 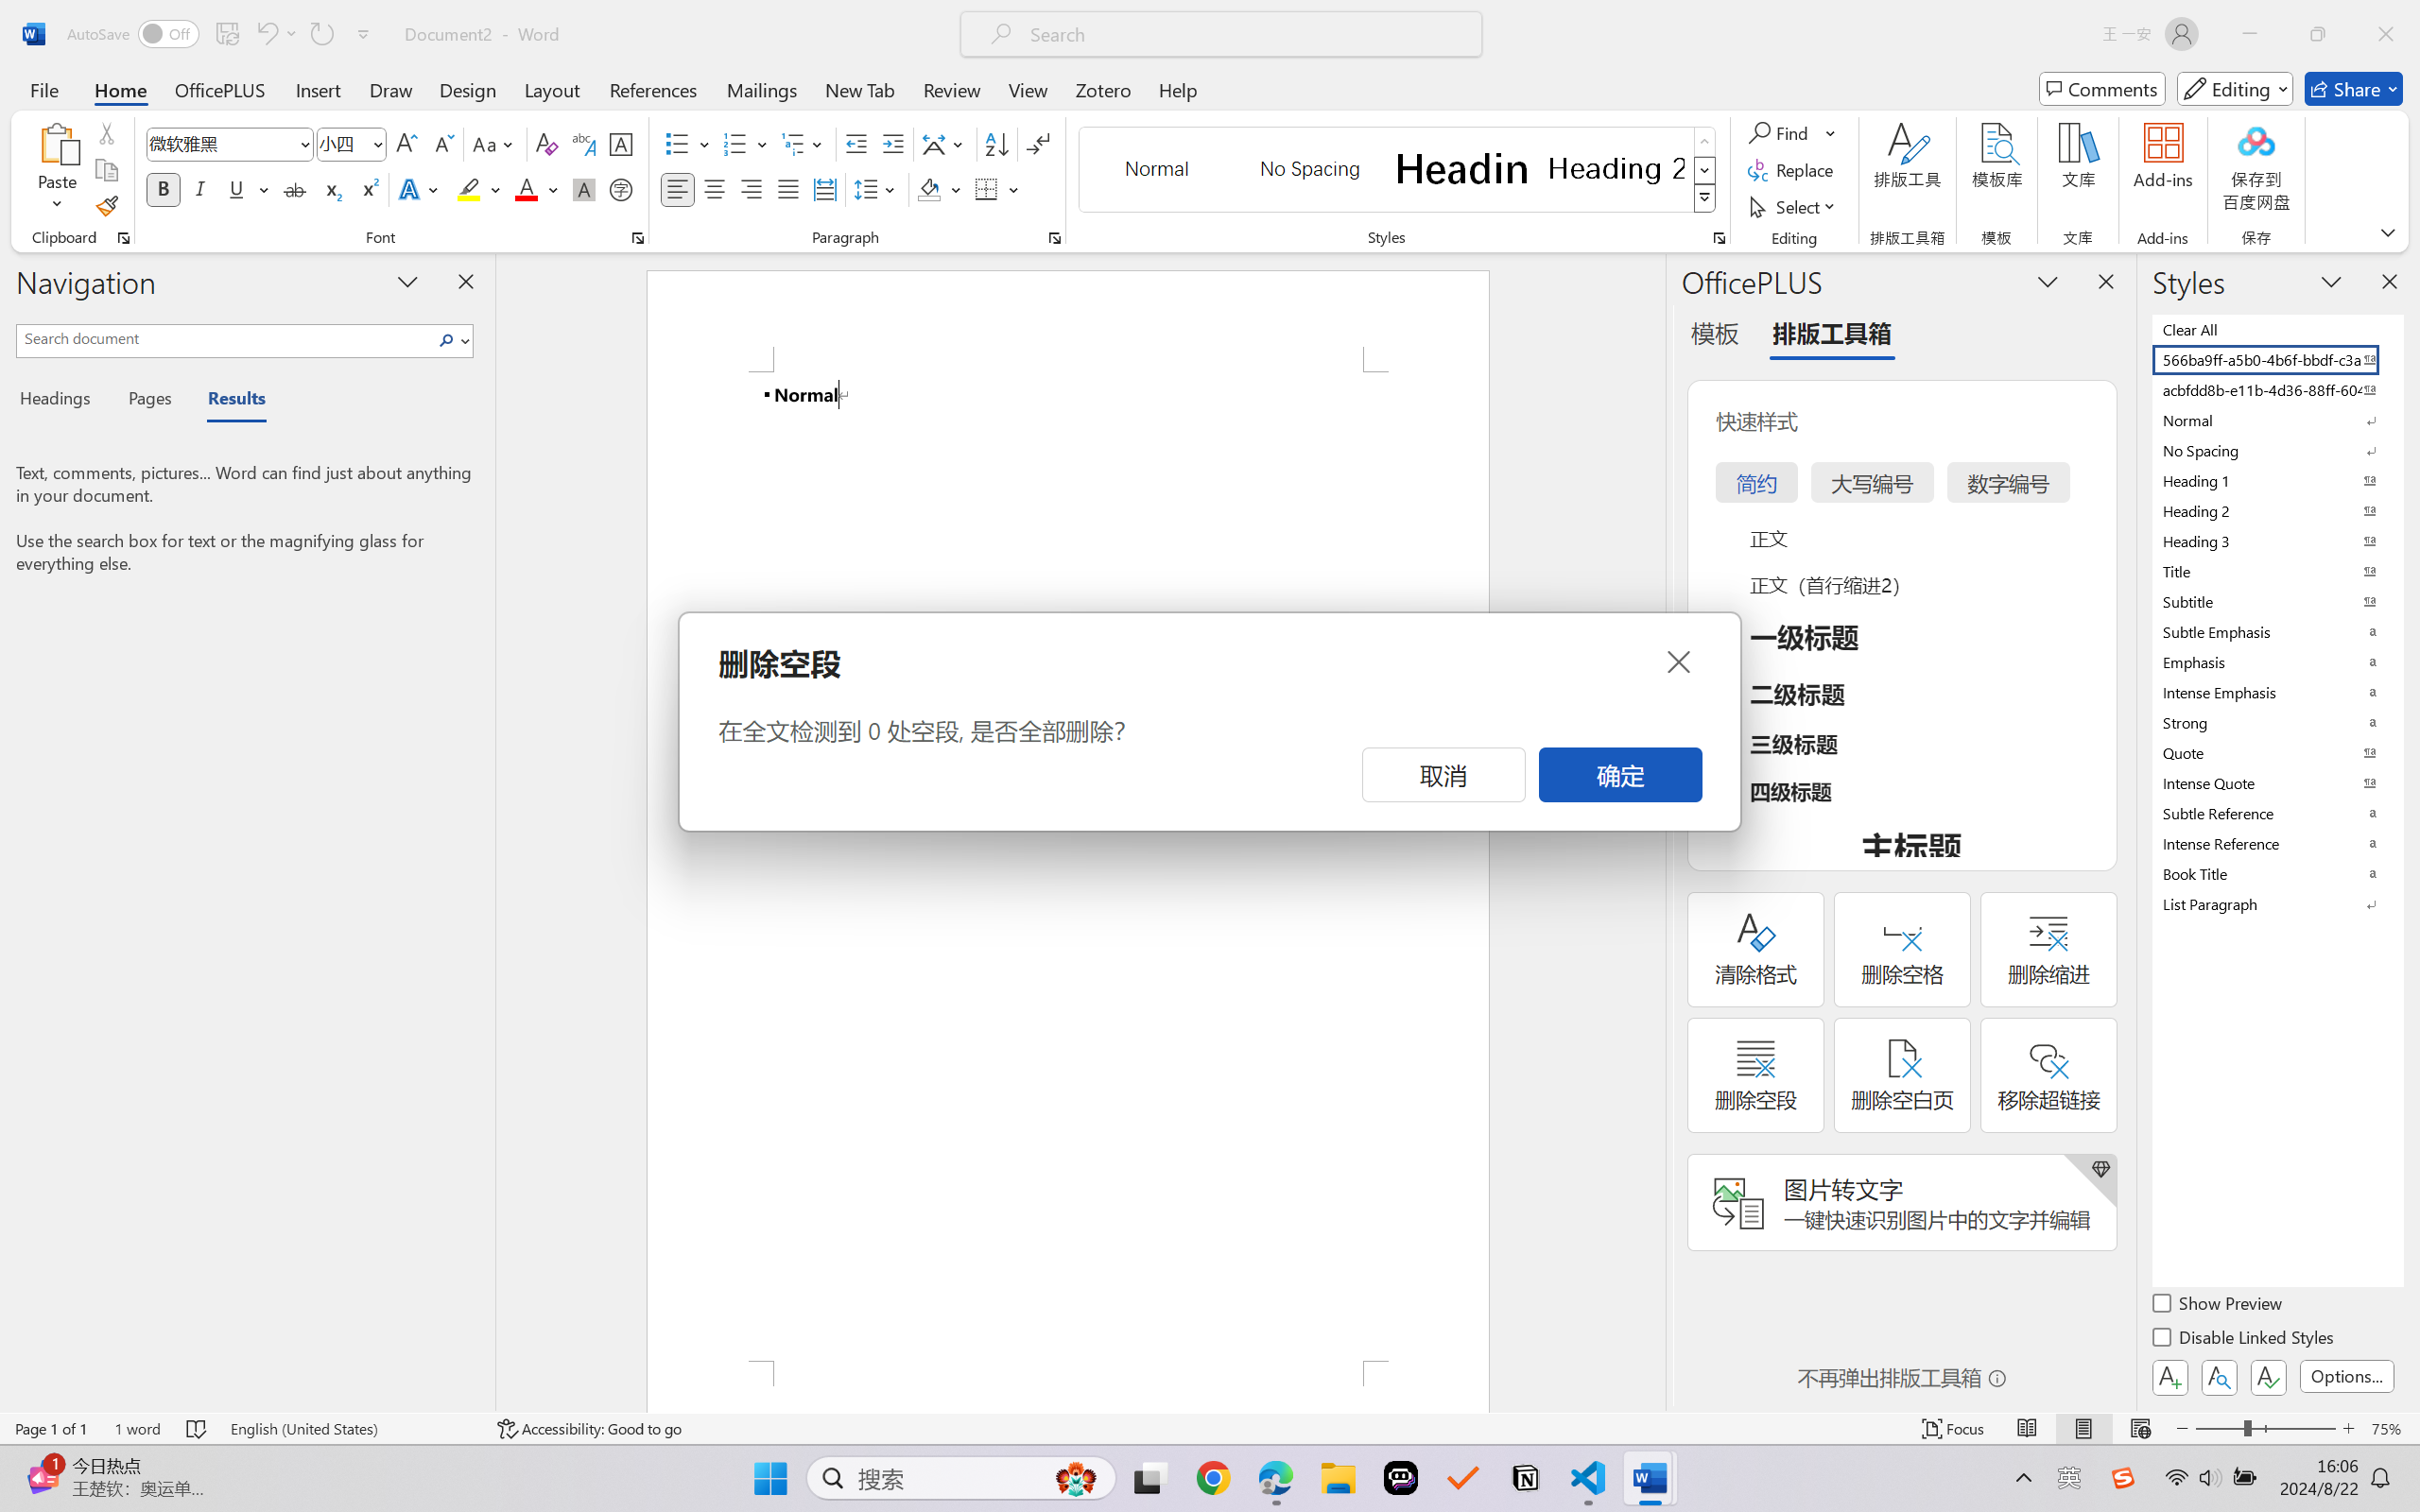 I want to click on 'Italic', so click(x=199, y=188).